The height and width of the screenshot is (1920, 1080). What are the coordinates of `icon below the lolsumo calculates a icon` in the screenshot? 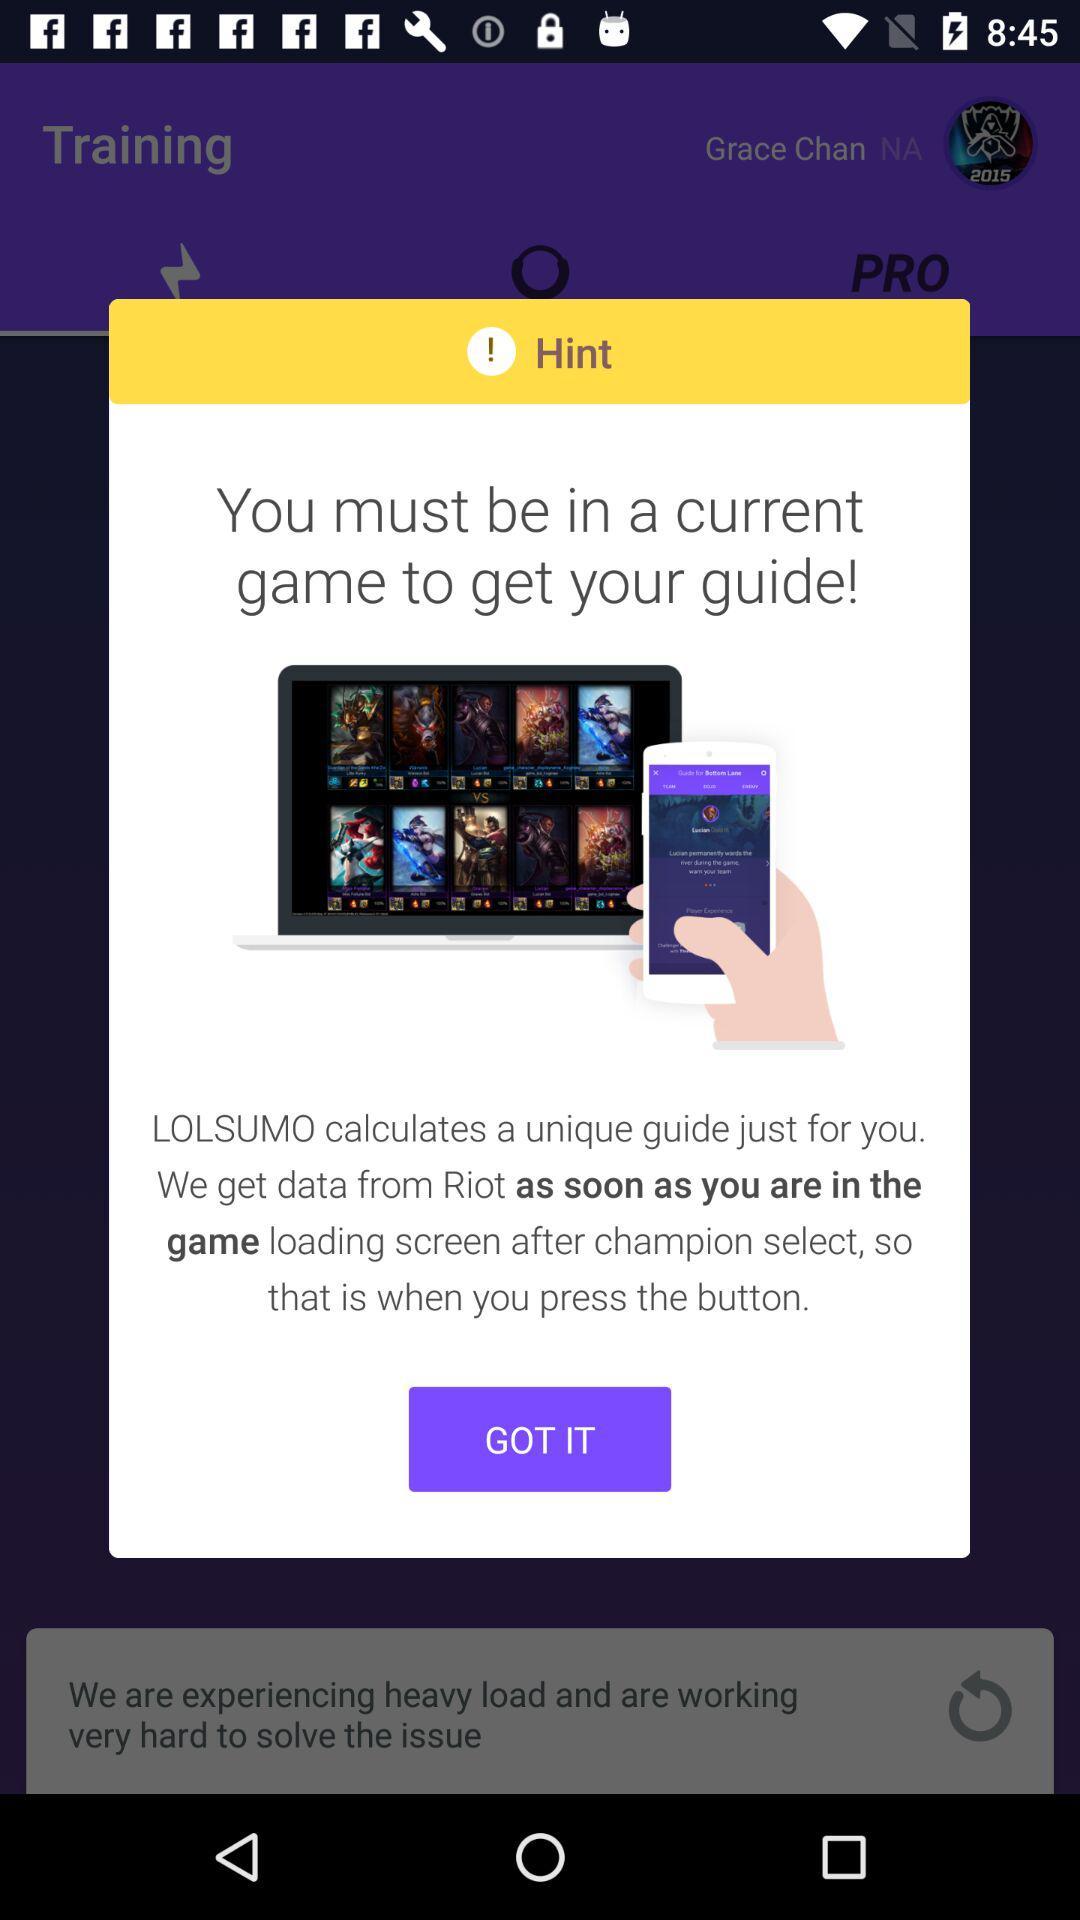 It's located at (540, 1438).